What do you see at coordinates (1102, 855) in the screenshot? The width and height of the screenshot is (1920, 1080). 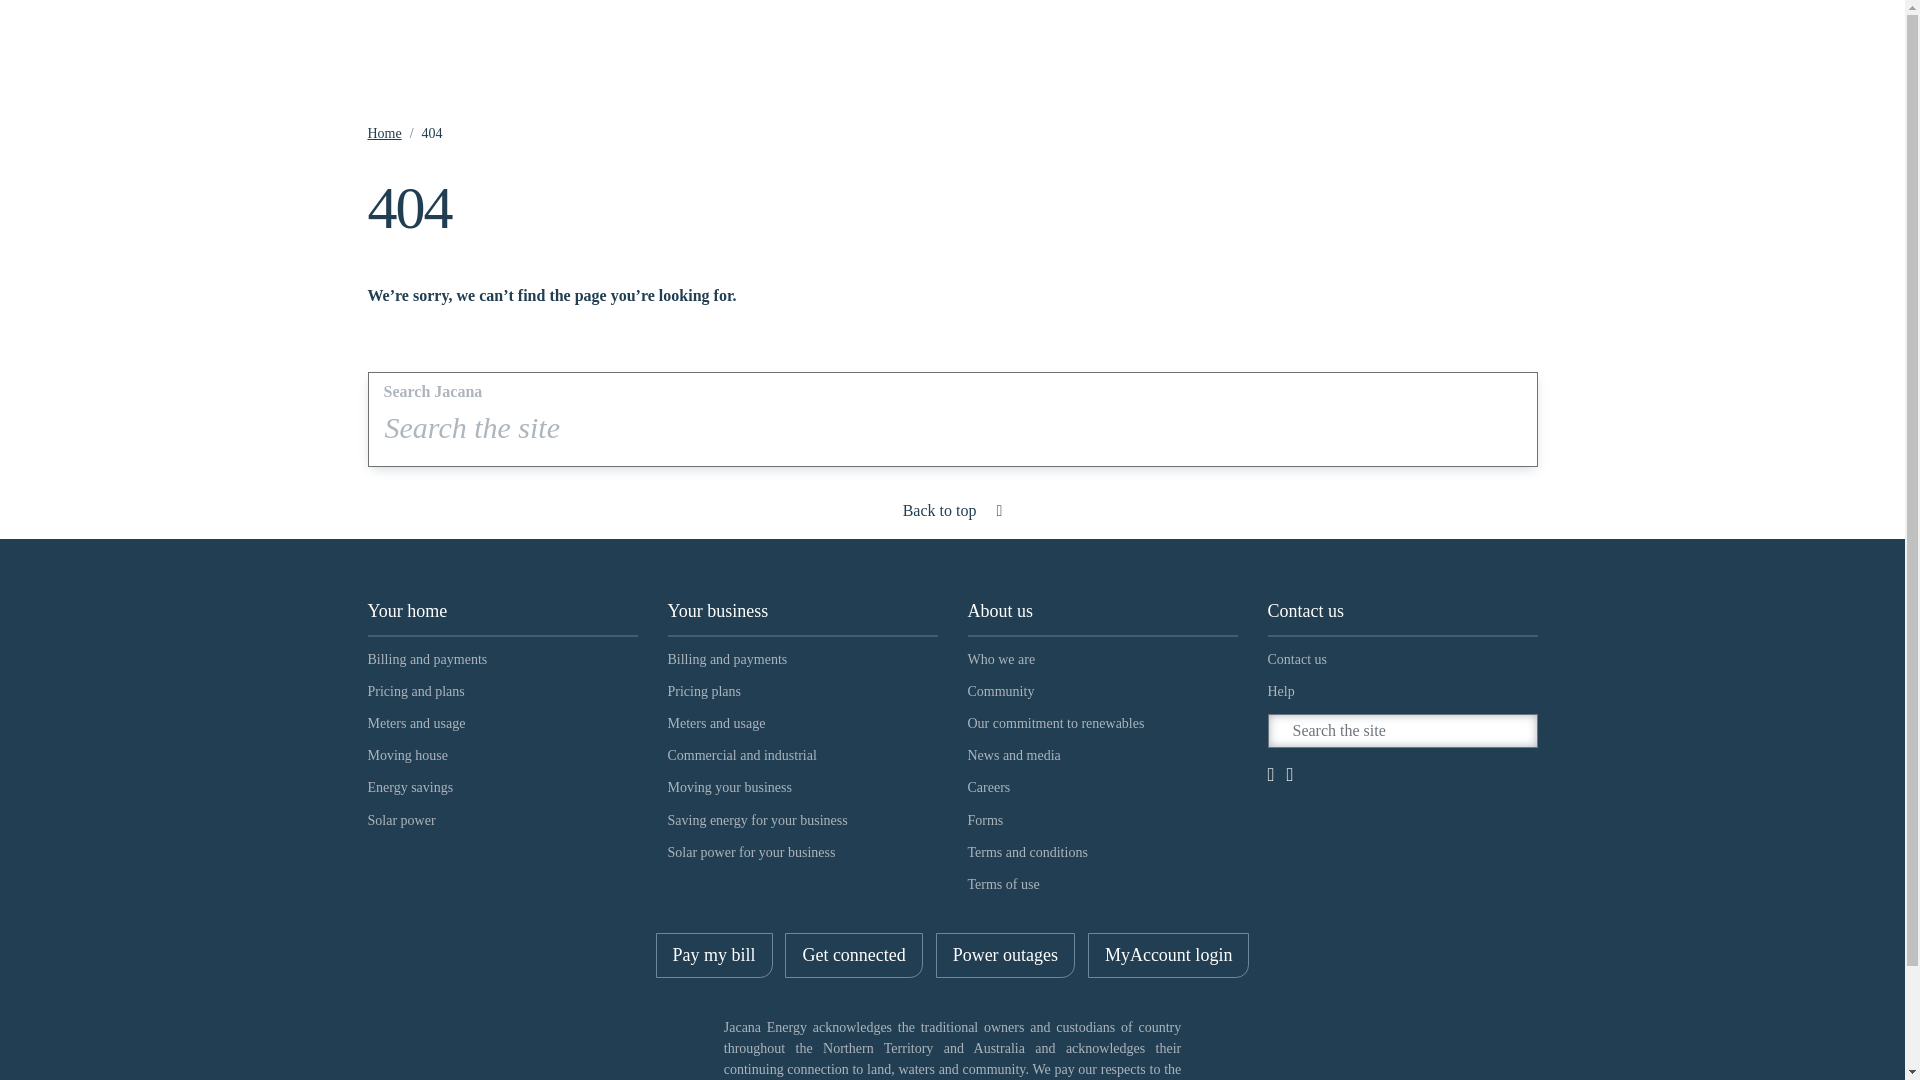 I see `'Terms and conditions'` at bounding box center [1102, 855].